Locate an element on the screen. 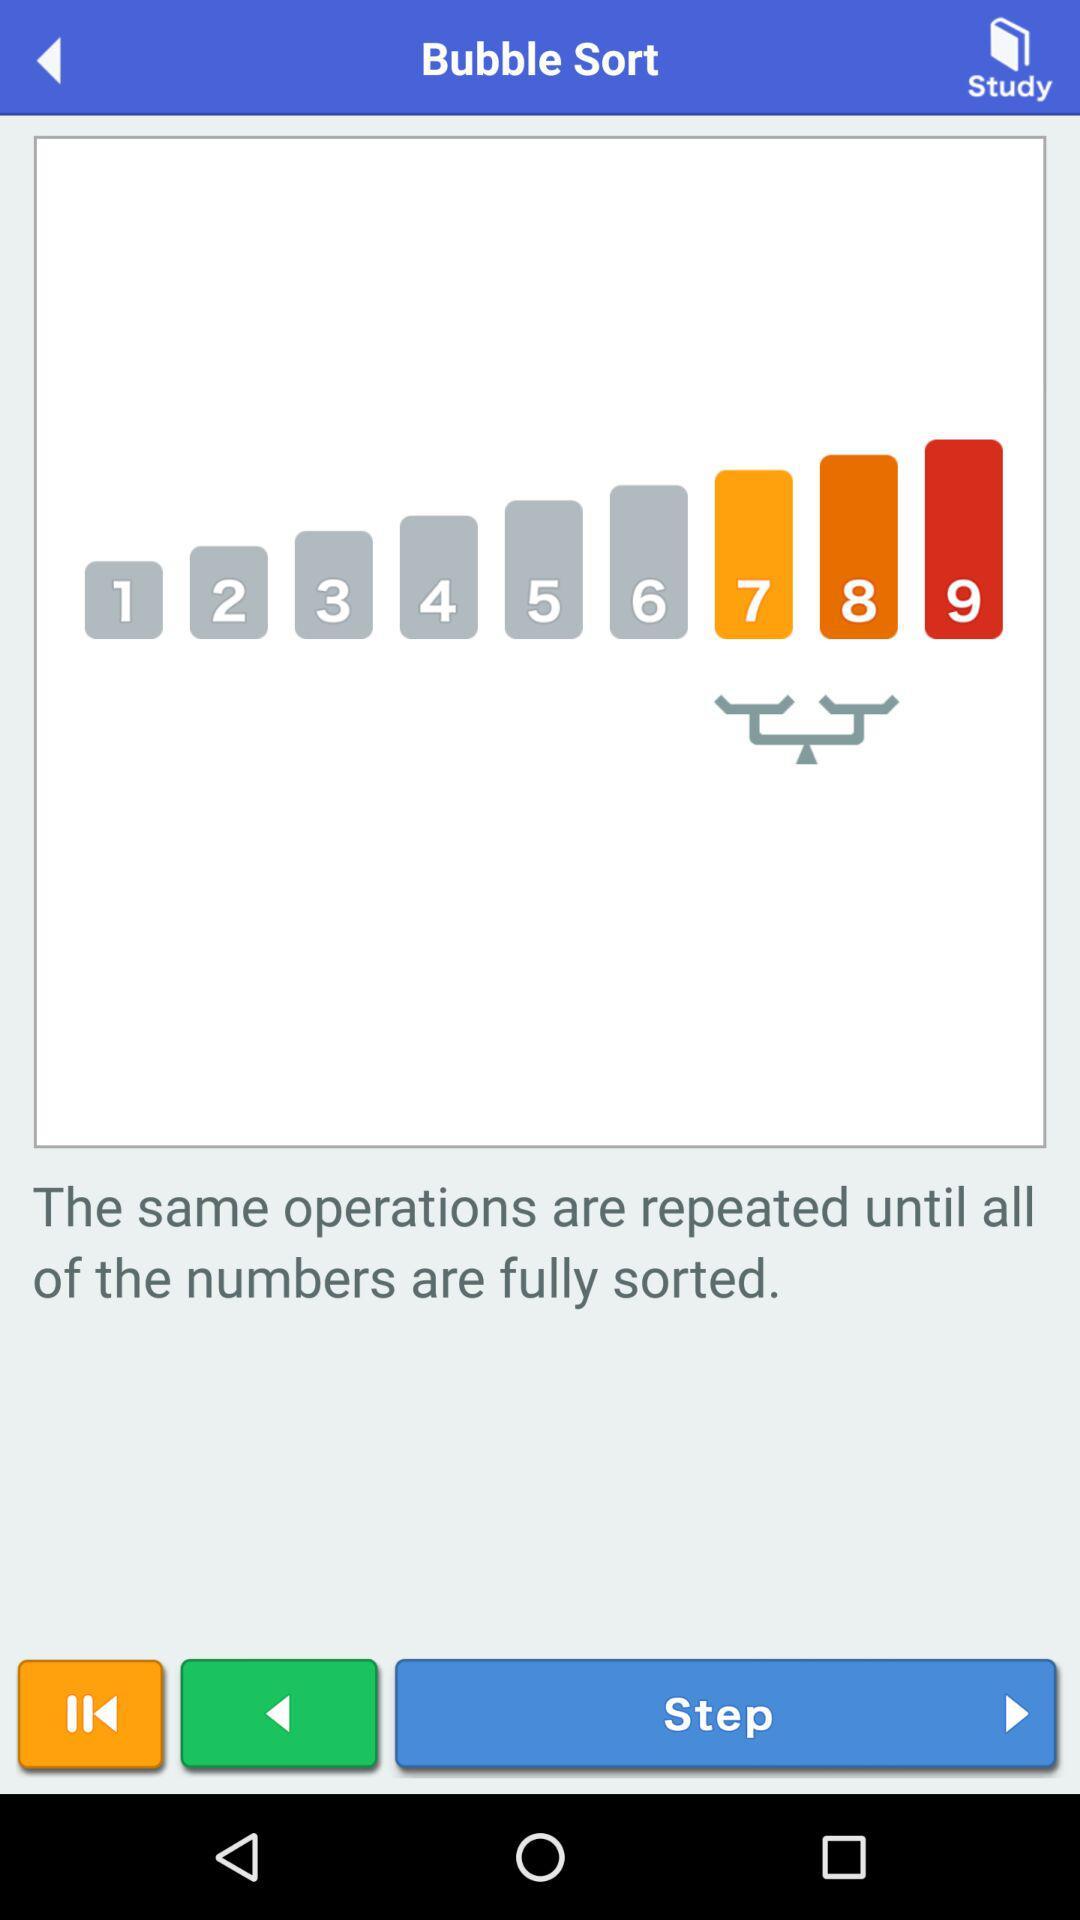  to study option is located at coordinates (1010, 56).